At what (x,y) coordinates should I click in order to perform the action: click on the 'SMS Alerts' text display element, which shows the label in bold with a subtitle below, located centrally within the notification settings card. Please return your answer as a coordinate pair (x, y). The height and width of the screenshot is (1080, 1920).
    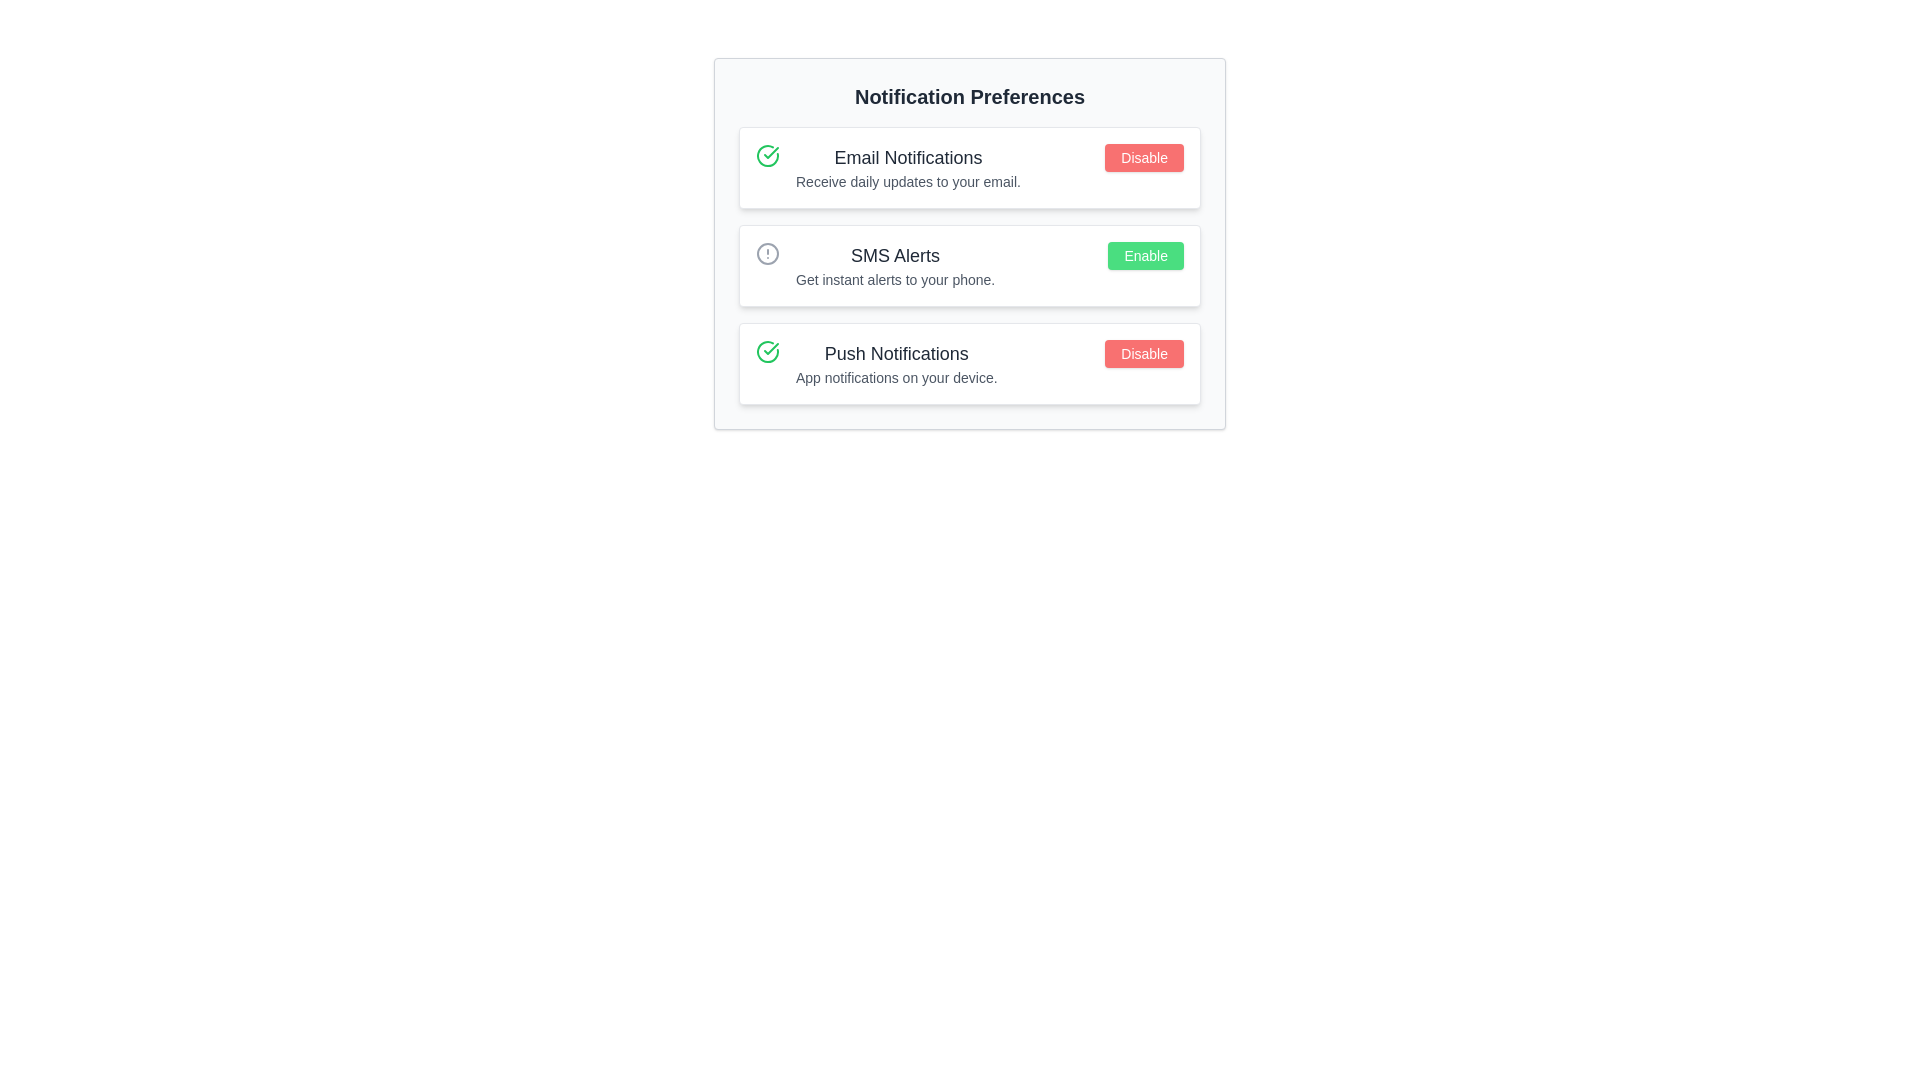
    Looking at the image, I should click on (894, 265).